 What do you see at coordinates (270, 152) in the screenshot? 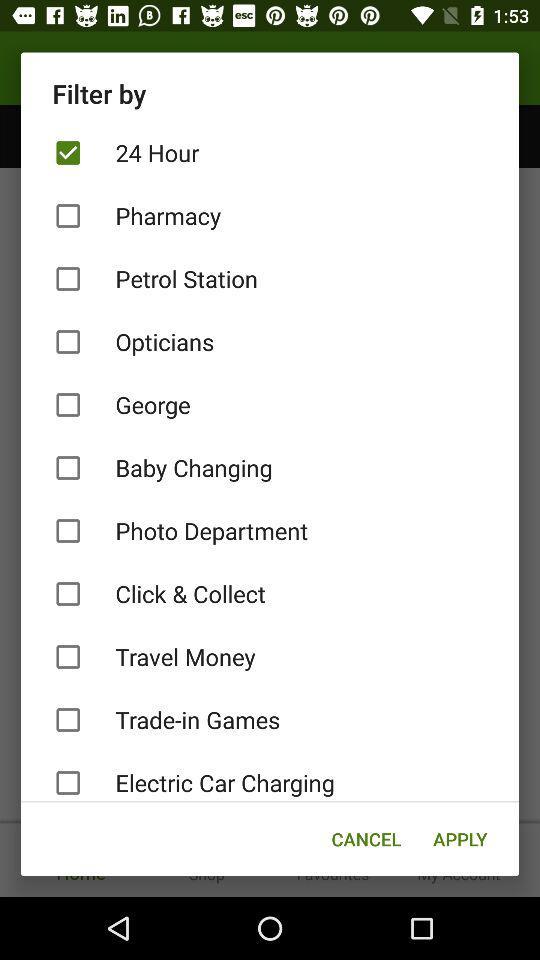
I see `the item below filter by item` at bounding box center [270, 152].